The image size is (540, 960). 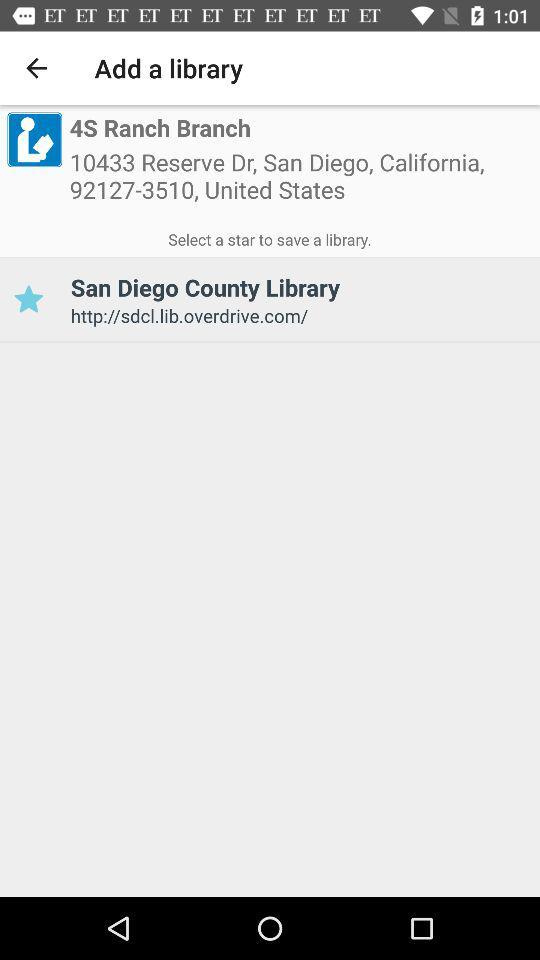 I want to click on the icon next to the 4s ranch branch icon, so click(x=33, y=138).